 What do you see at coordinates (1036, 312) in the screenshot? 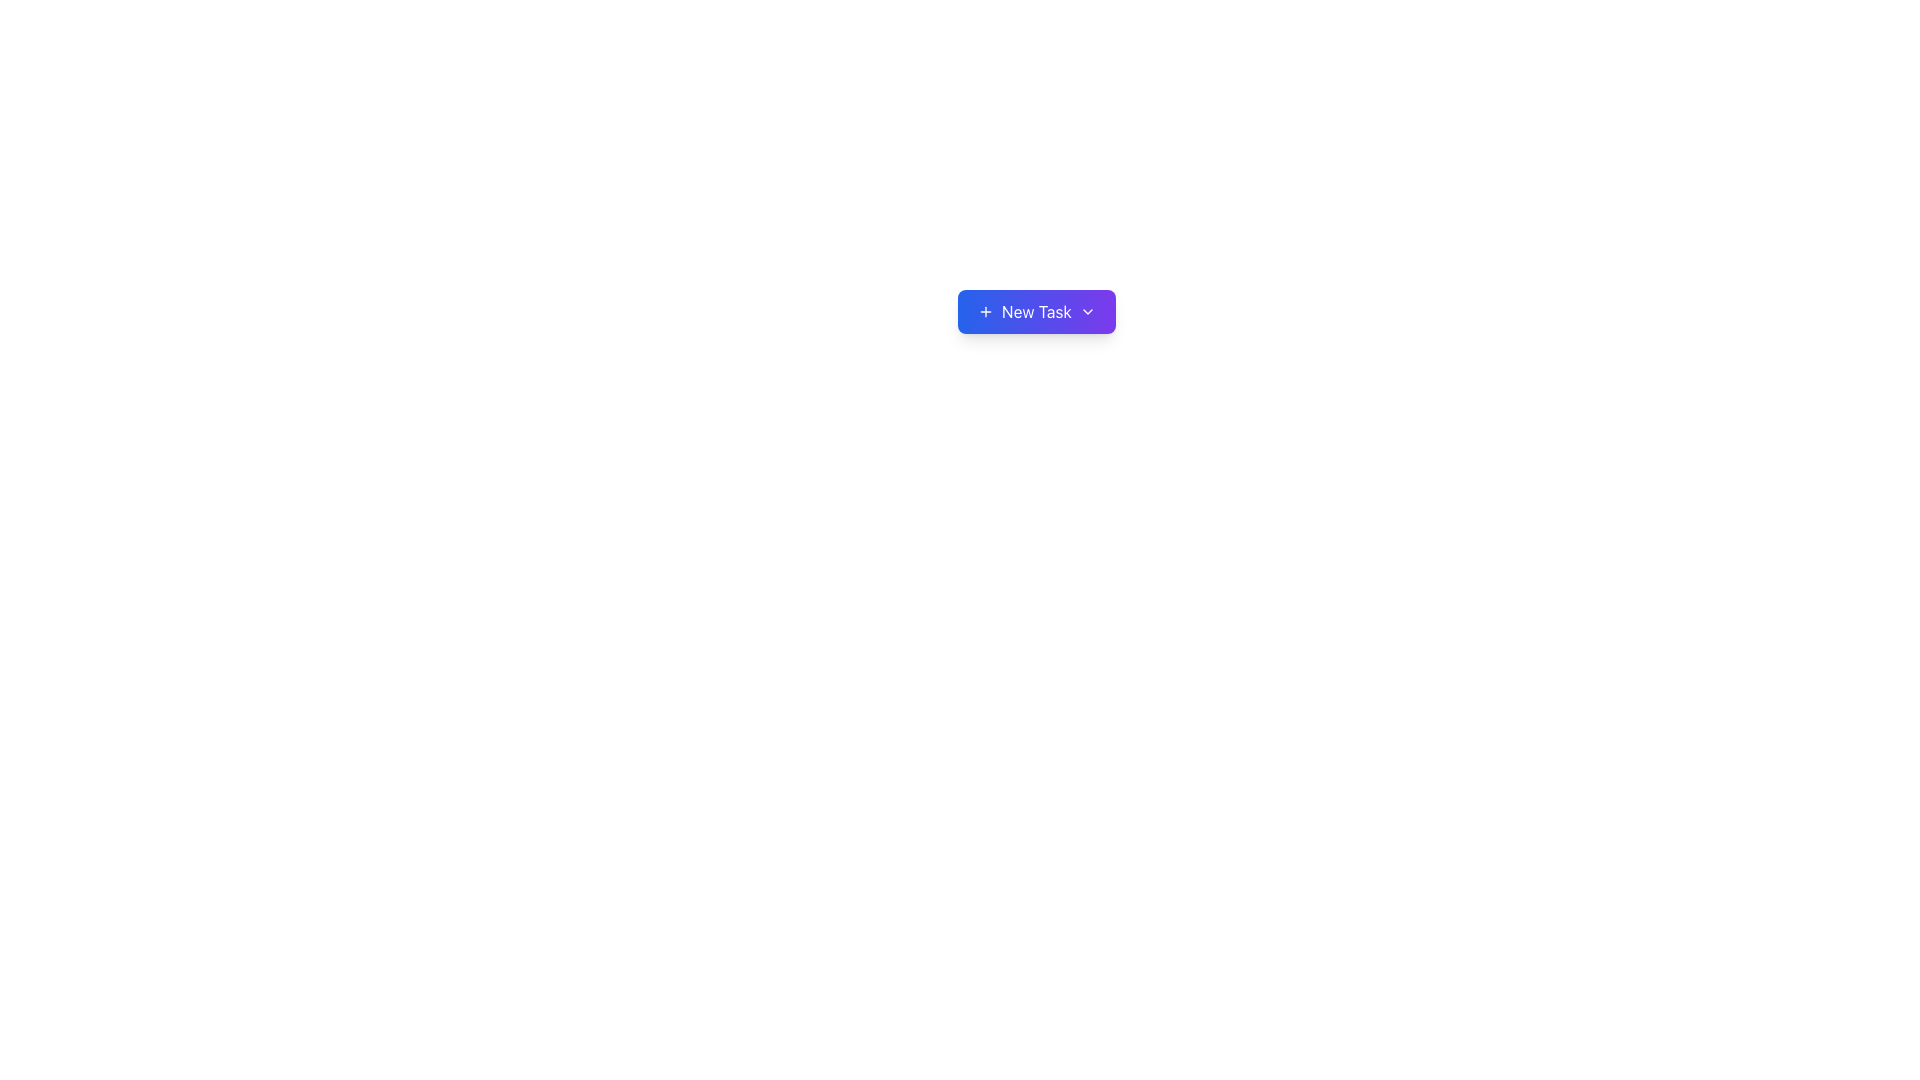
I see `the text content of the 'New Task' label located at the center-right of the button with a gradient background and rounded corners` at bounding box center [1036, 312].